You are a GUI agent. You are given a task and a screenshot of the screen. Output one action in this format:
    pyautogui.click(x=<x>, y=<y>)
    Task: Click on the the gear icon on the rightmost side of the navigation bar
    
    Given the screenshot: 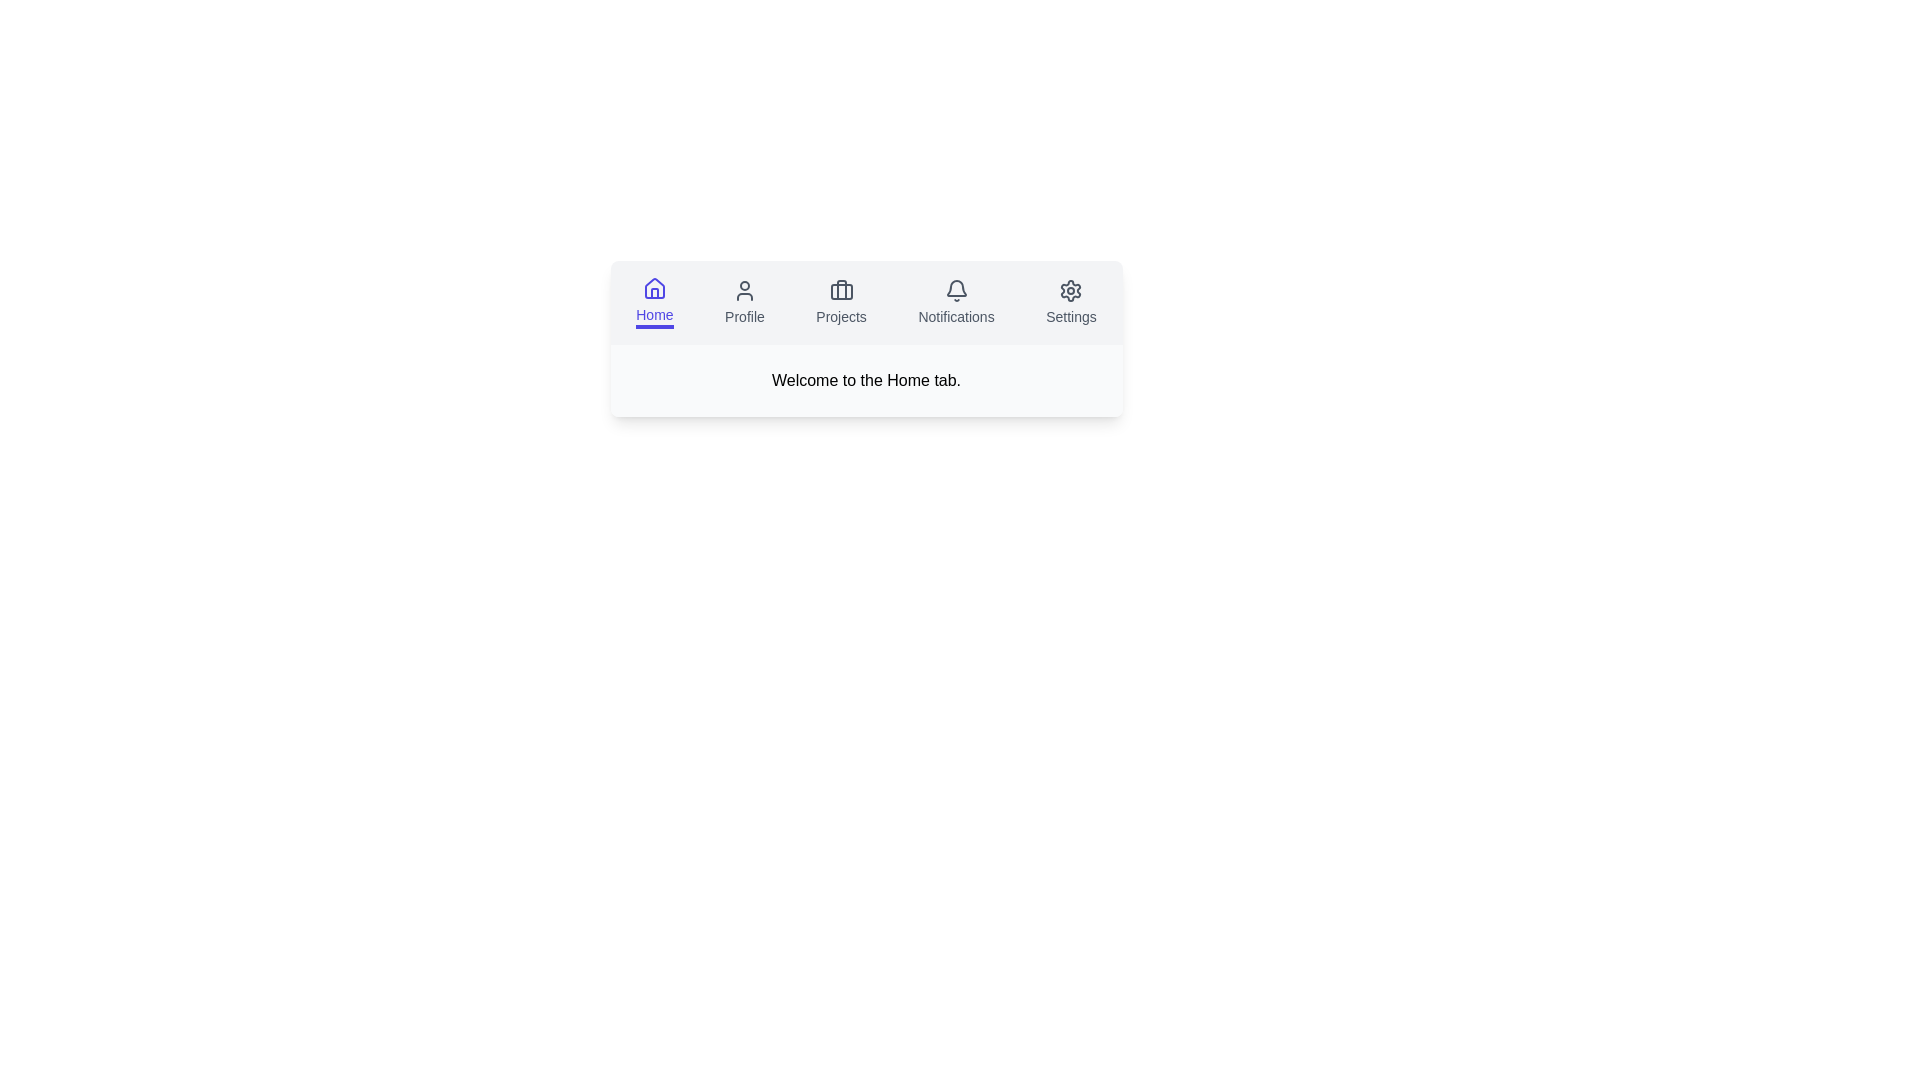 What is the action you would take?
    pyautogui.click(x=1070, y=290)
    